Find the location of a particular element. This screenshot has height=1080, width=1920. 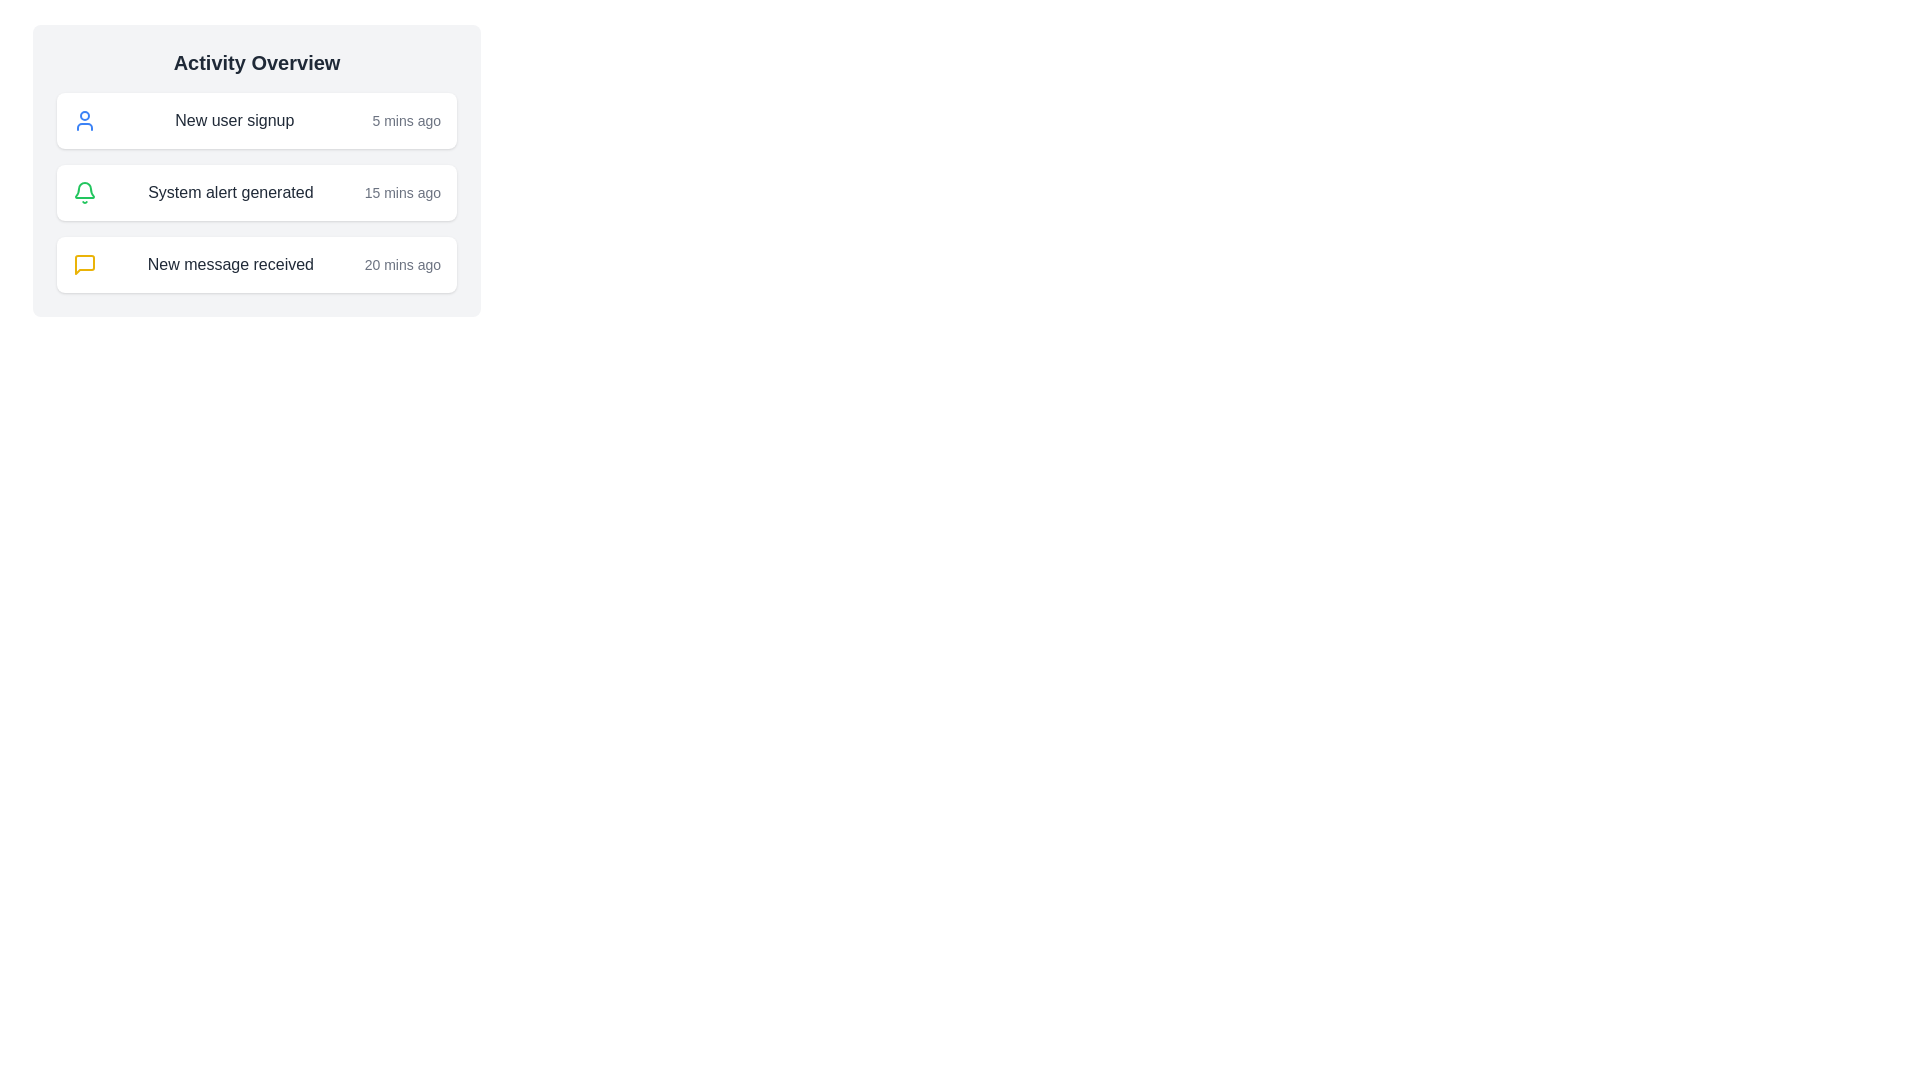

the yellow speech bubble icon indicating an alert or message is located at coordinates (84, 264).